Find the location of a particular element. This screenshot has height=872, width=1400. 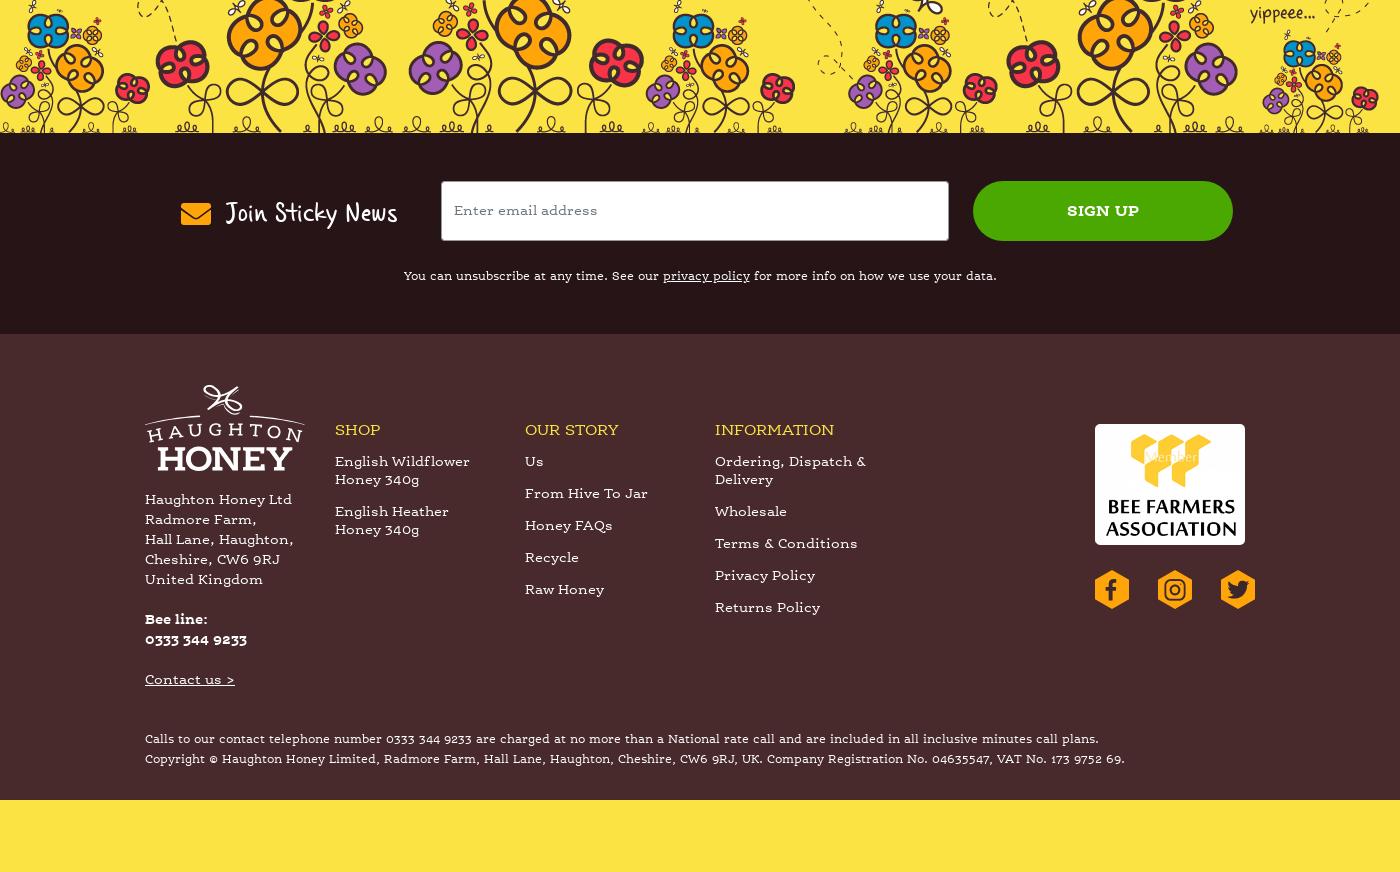

'Privacy Policy' is located at coordinates (764, 649).